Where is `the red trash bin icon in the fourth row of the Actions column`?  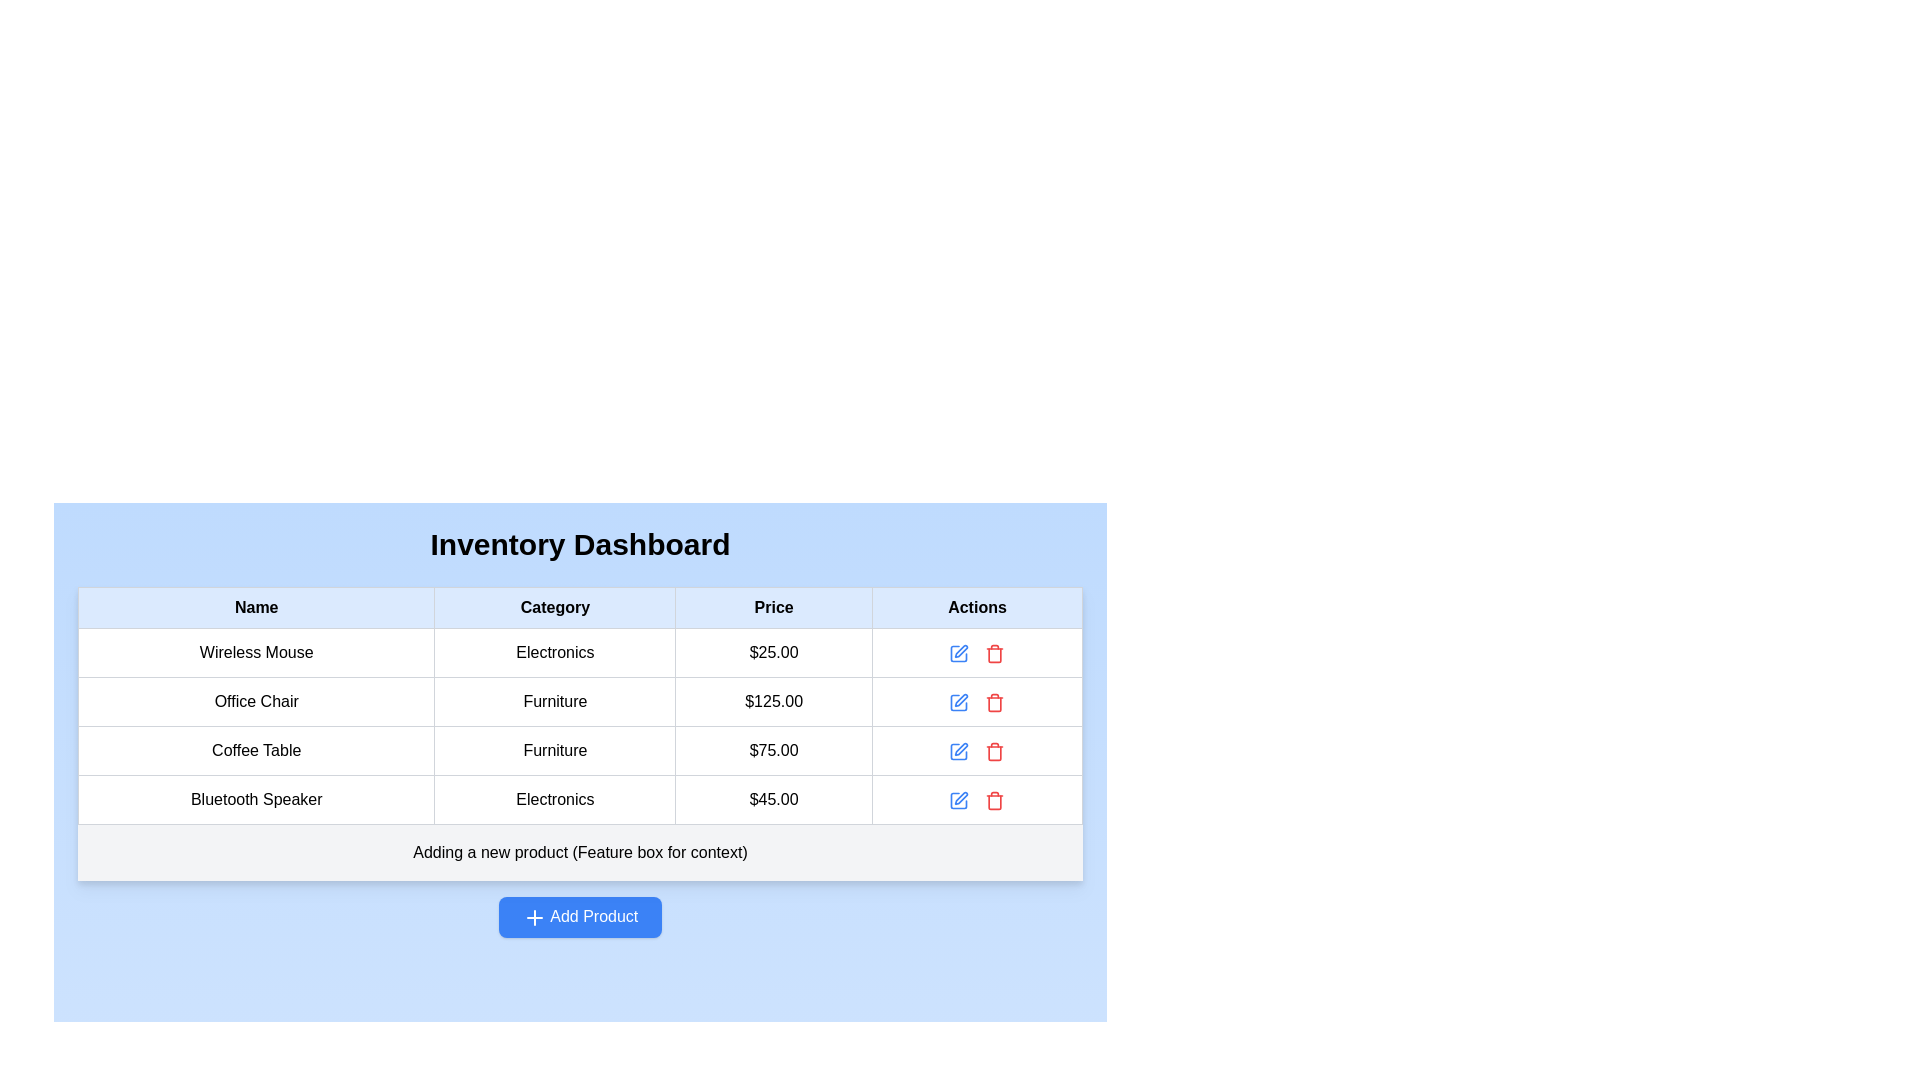
the red trash bin icon in the fourth row of the Actions column is located at coordinates (995, 753).